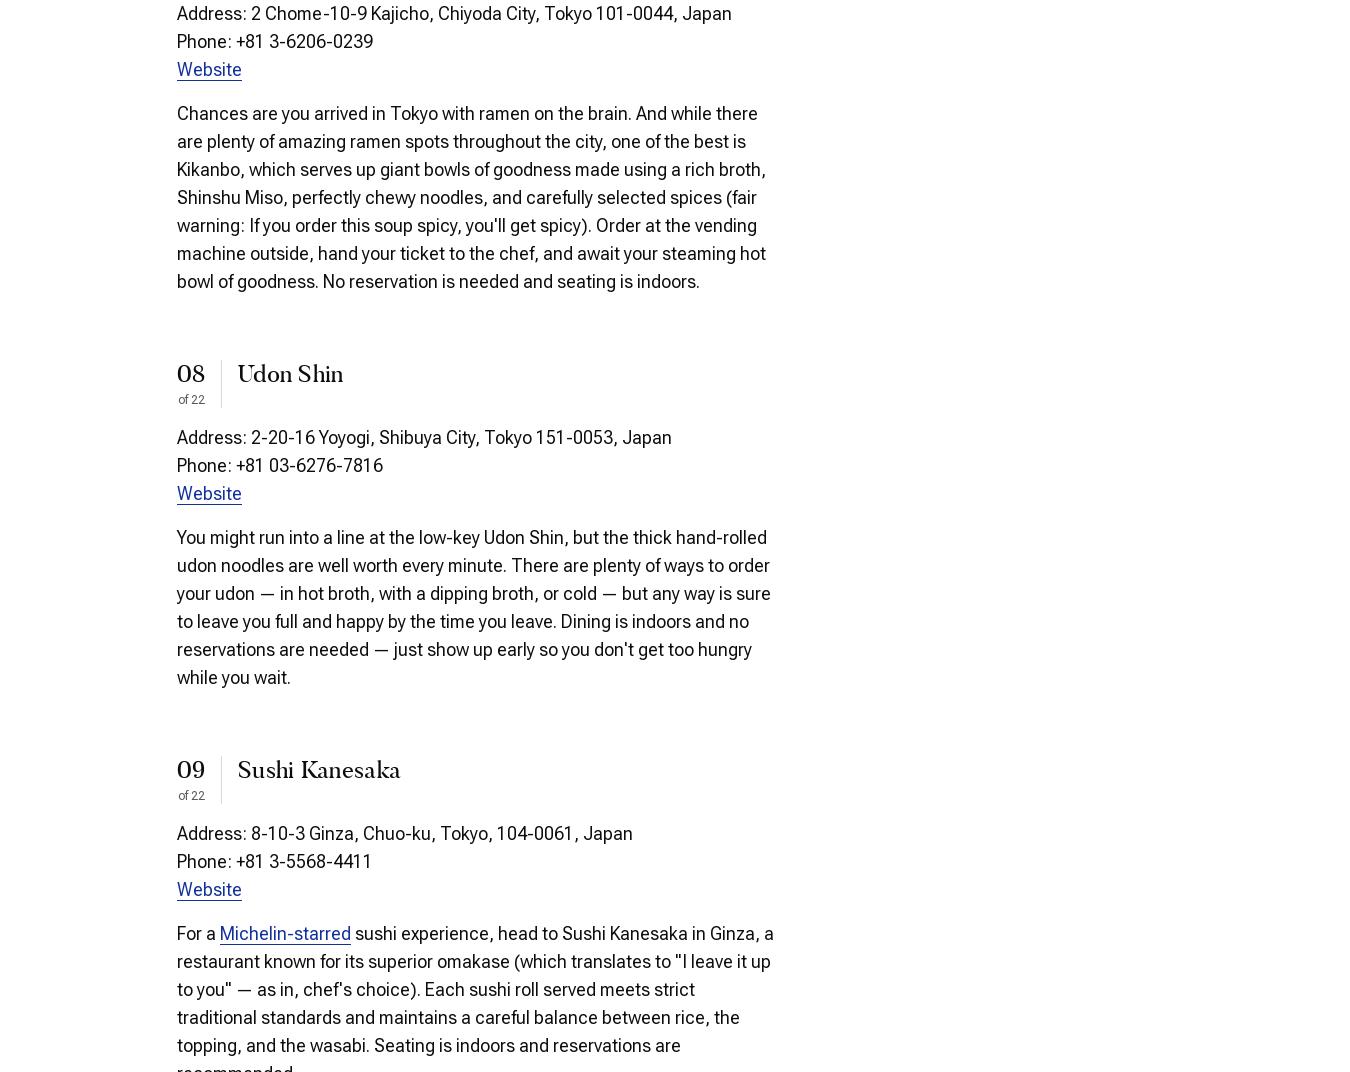 The width and height of the screenshot is (1350, 1072). I want to click on 'Address: 2 Chome-10-9 Kajicho, Chiyoda City, Tokyo 101-0044, Japan', so click(453, 11).